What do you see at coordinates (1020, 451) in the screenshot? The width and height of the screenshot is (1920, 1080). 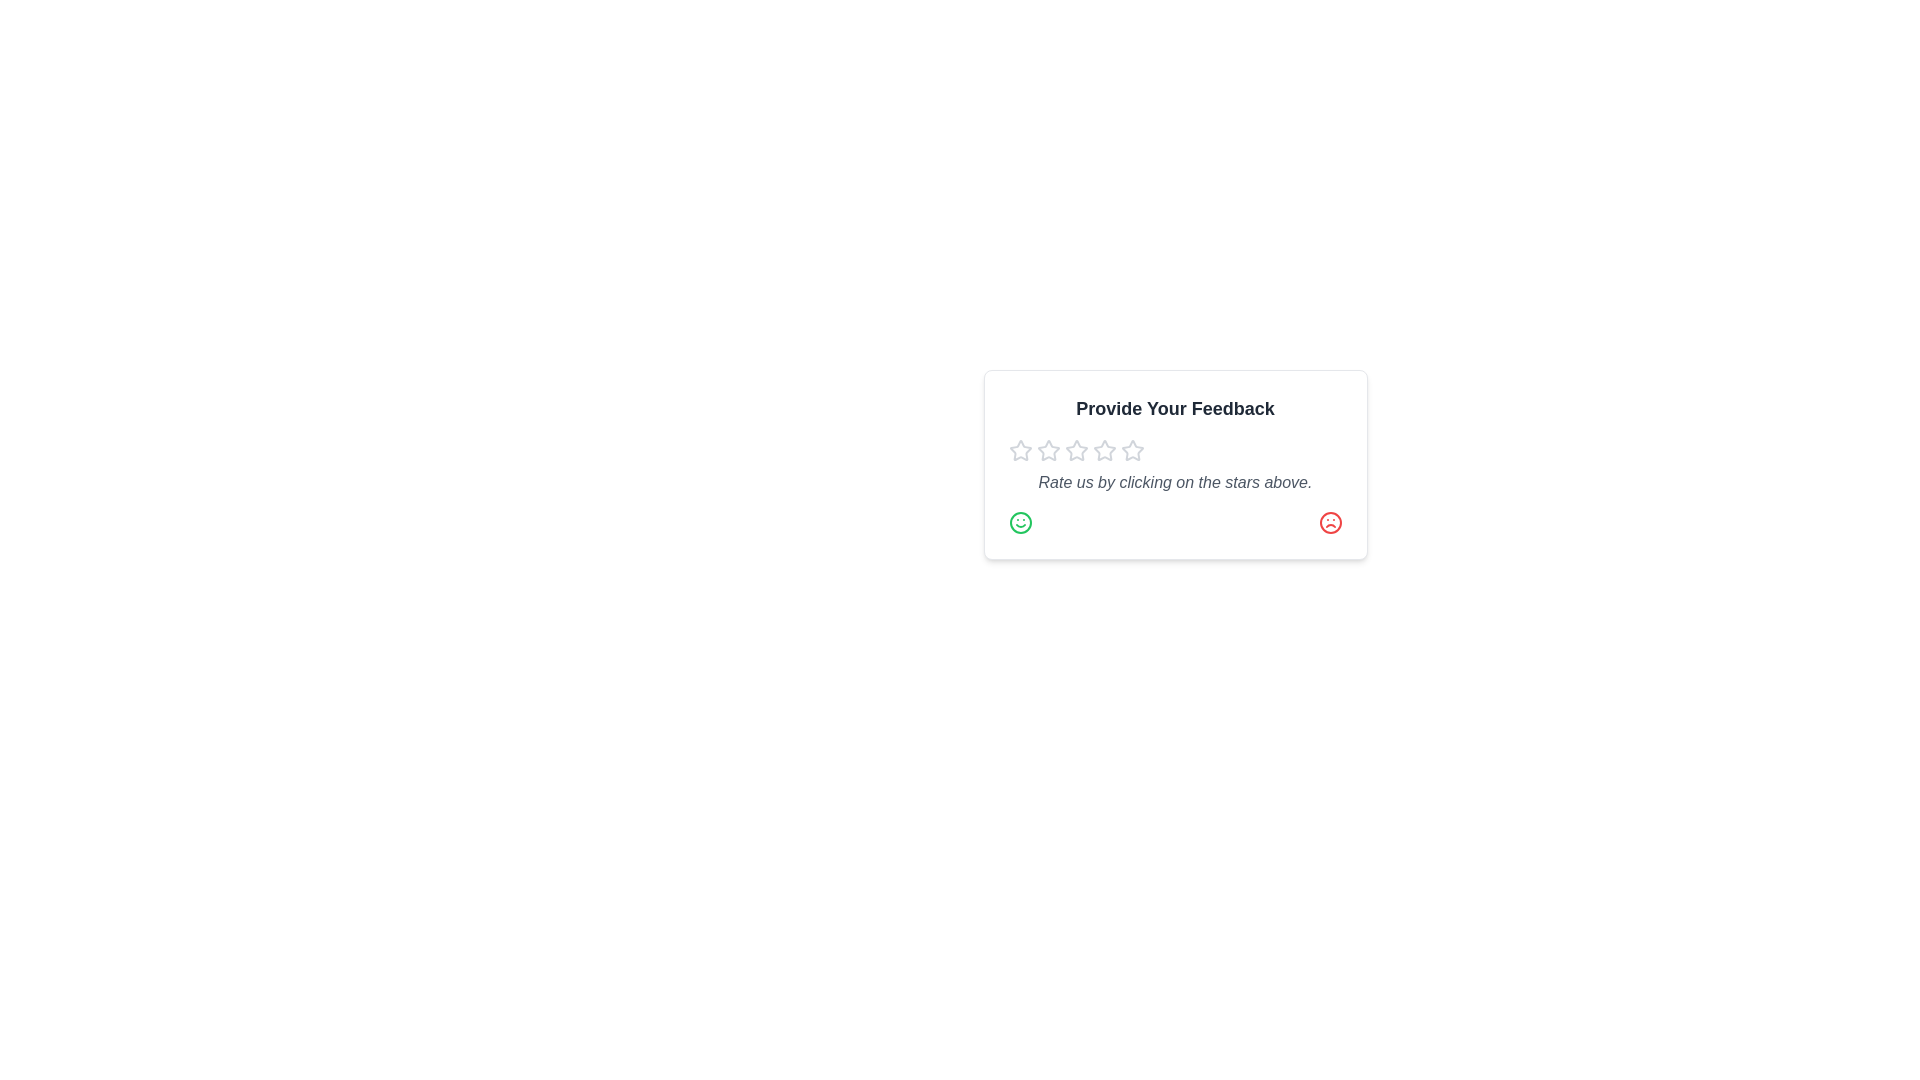 I see `the first Rating star icon located below the 'Provide Your Feedback' text` at bounding box center [1020, 451].